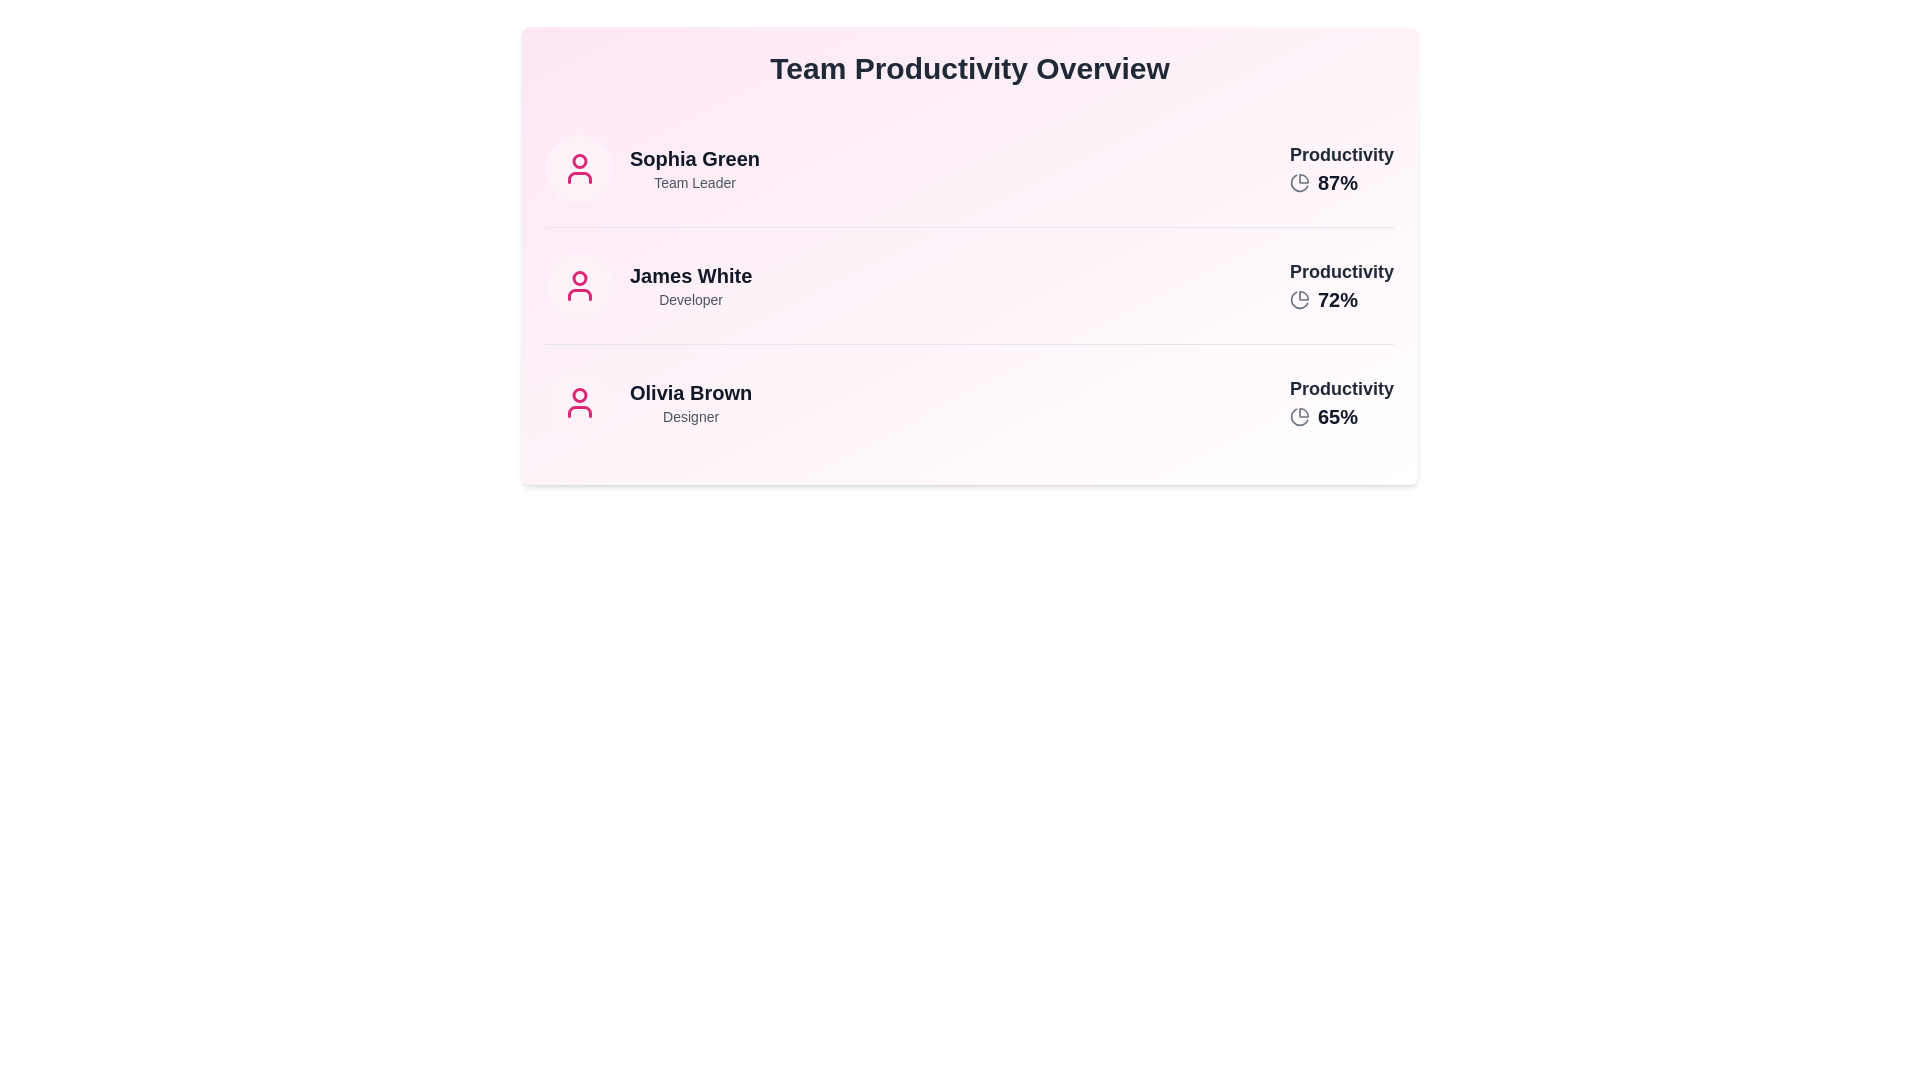  What do you see at coordinates (1341, 300) in the screenshot?
I see `the pie chart icon representing the productivity percentage of the user 'James White' in the second row of the 'Team Productivity Overview'` at bounding box center [1341, 300].